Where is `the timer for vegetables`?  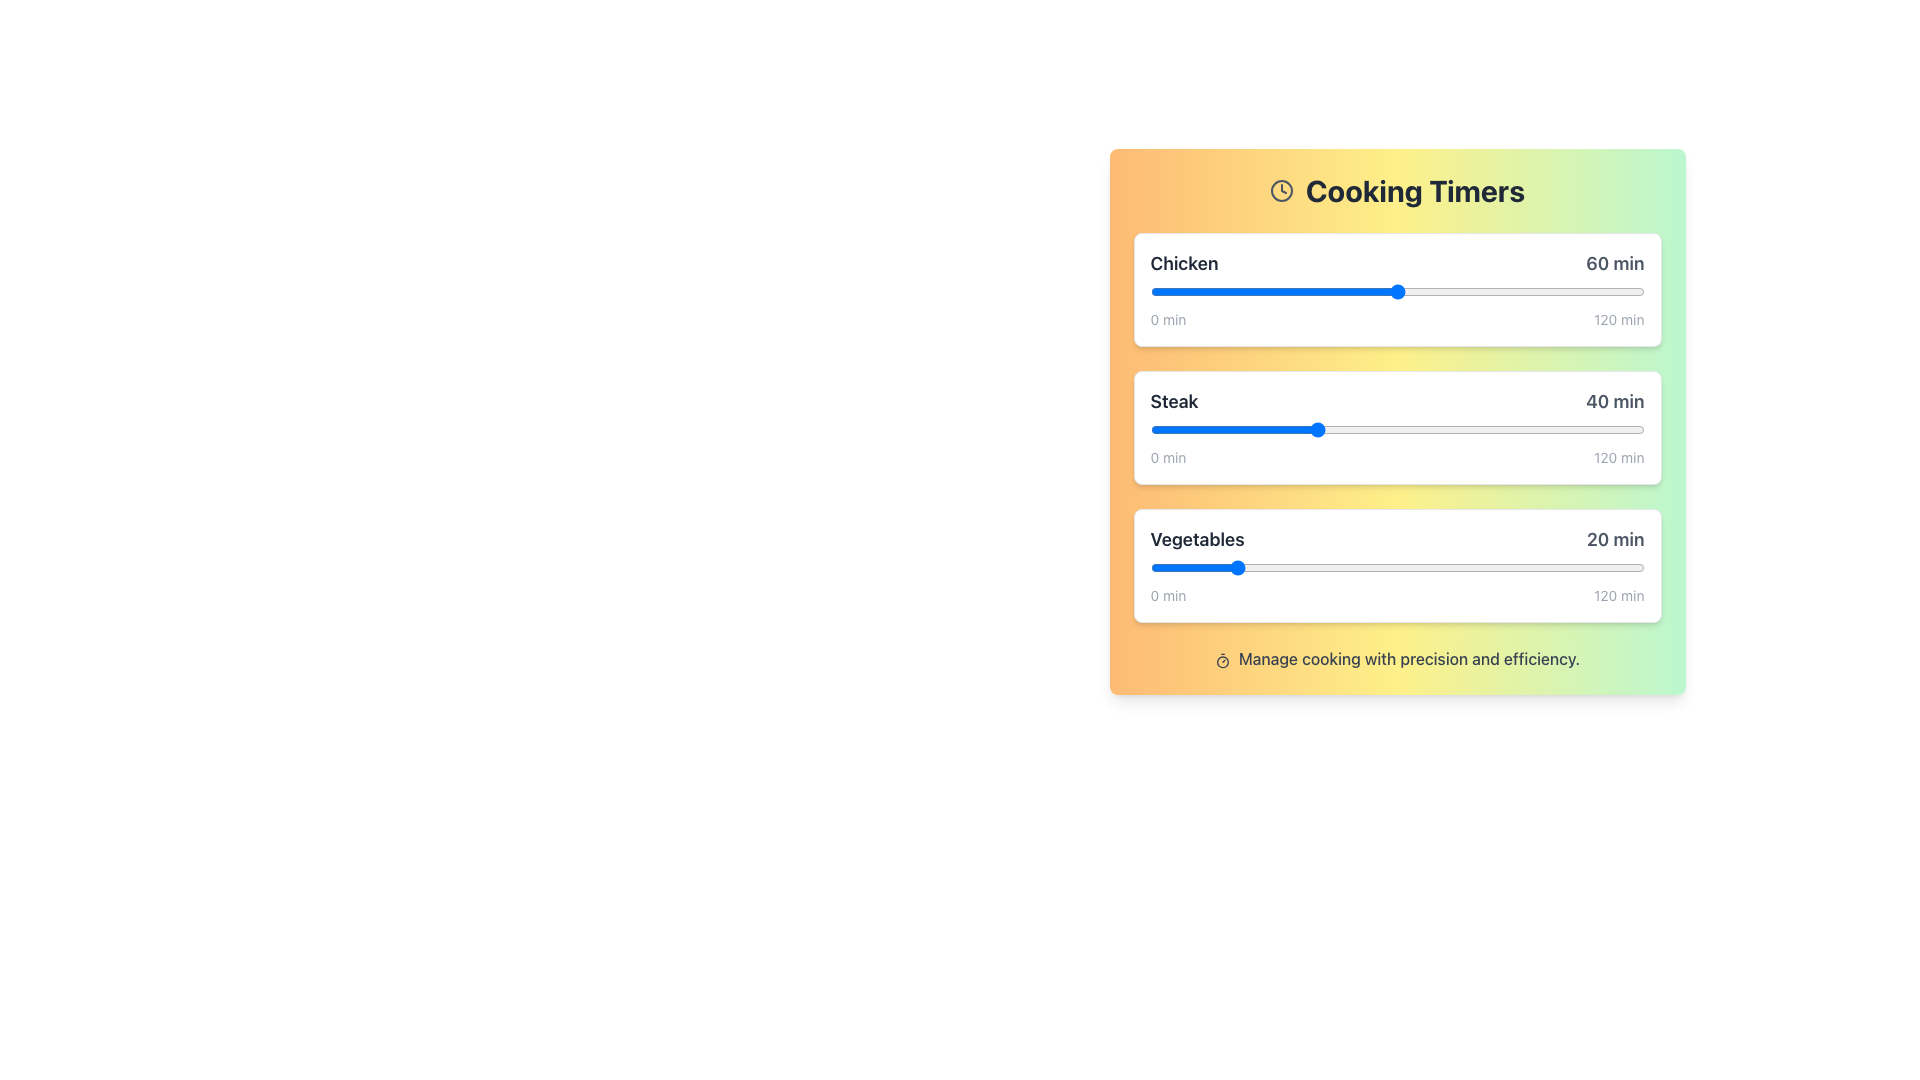
the timer for vegetables is located at coordinates (1512, 567).